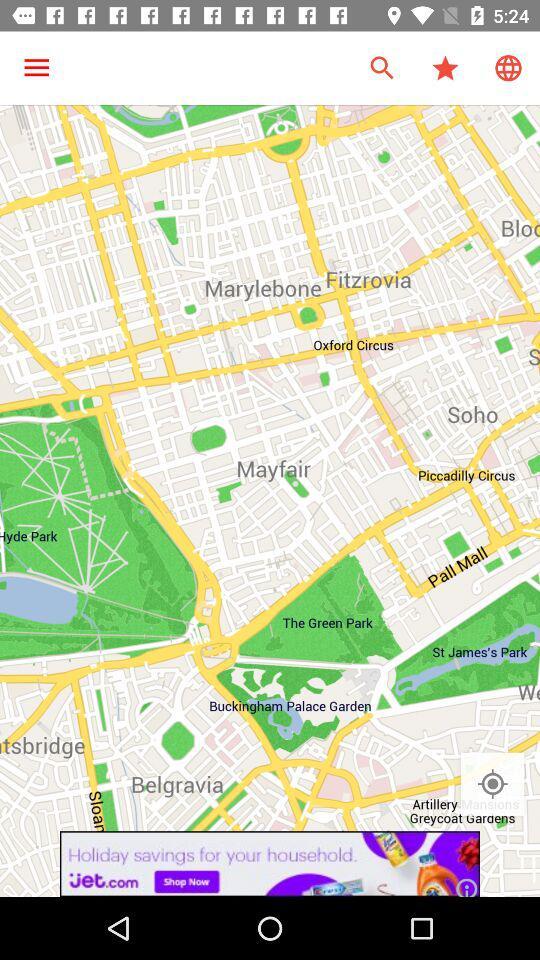 This screenshot has height=960, width=540. I want to click on location option, so click(491, 784).